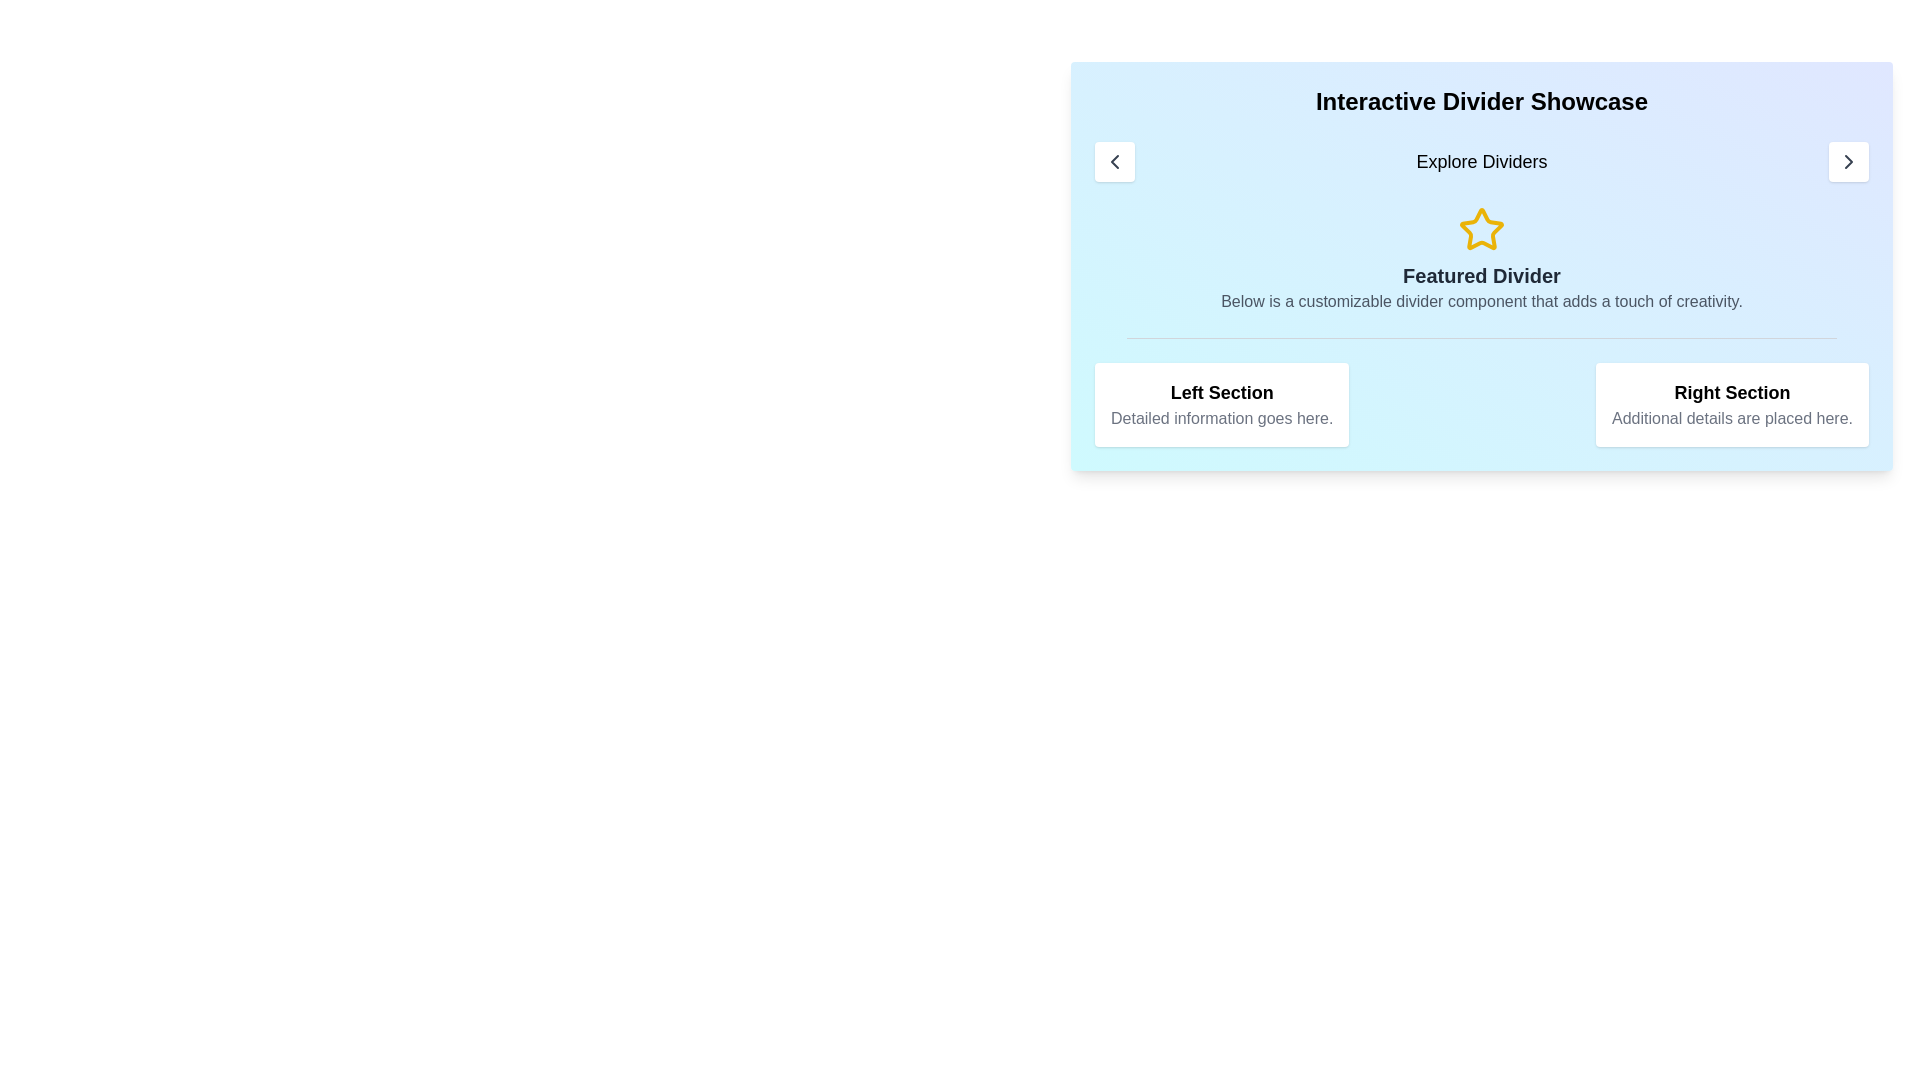  What do you see at coordinates (1482, 229) in the screenshot?
I see `the Decorative Icon (SVG) that visually represents a feature or concept, located above the header text 'Featured Divider'` at bounding box center [1482, 229].